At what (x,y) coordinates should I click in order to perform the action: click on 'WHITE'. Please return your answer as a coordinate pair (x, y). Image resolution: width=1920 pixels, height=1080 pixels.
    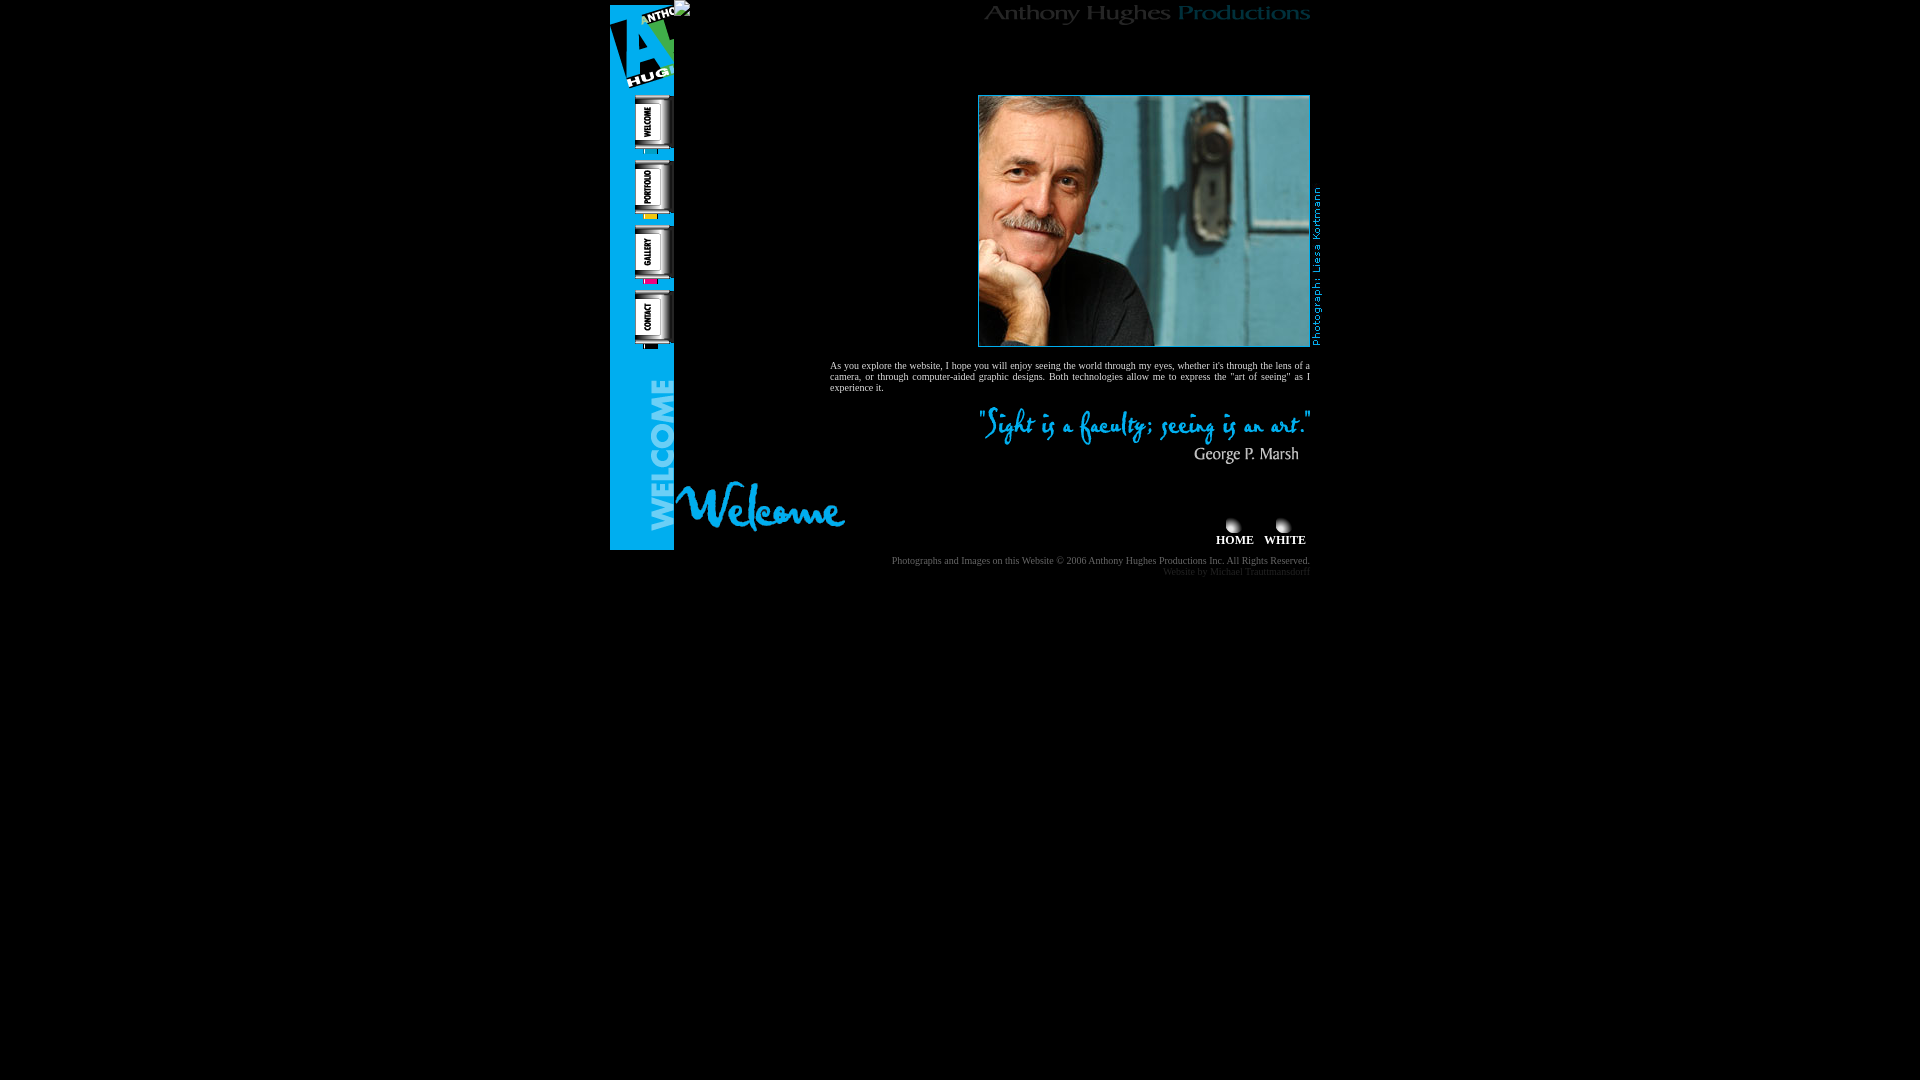
    Looking at the image, I should click on (1262, 533).